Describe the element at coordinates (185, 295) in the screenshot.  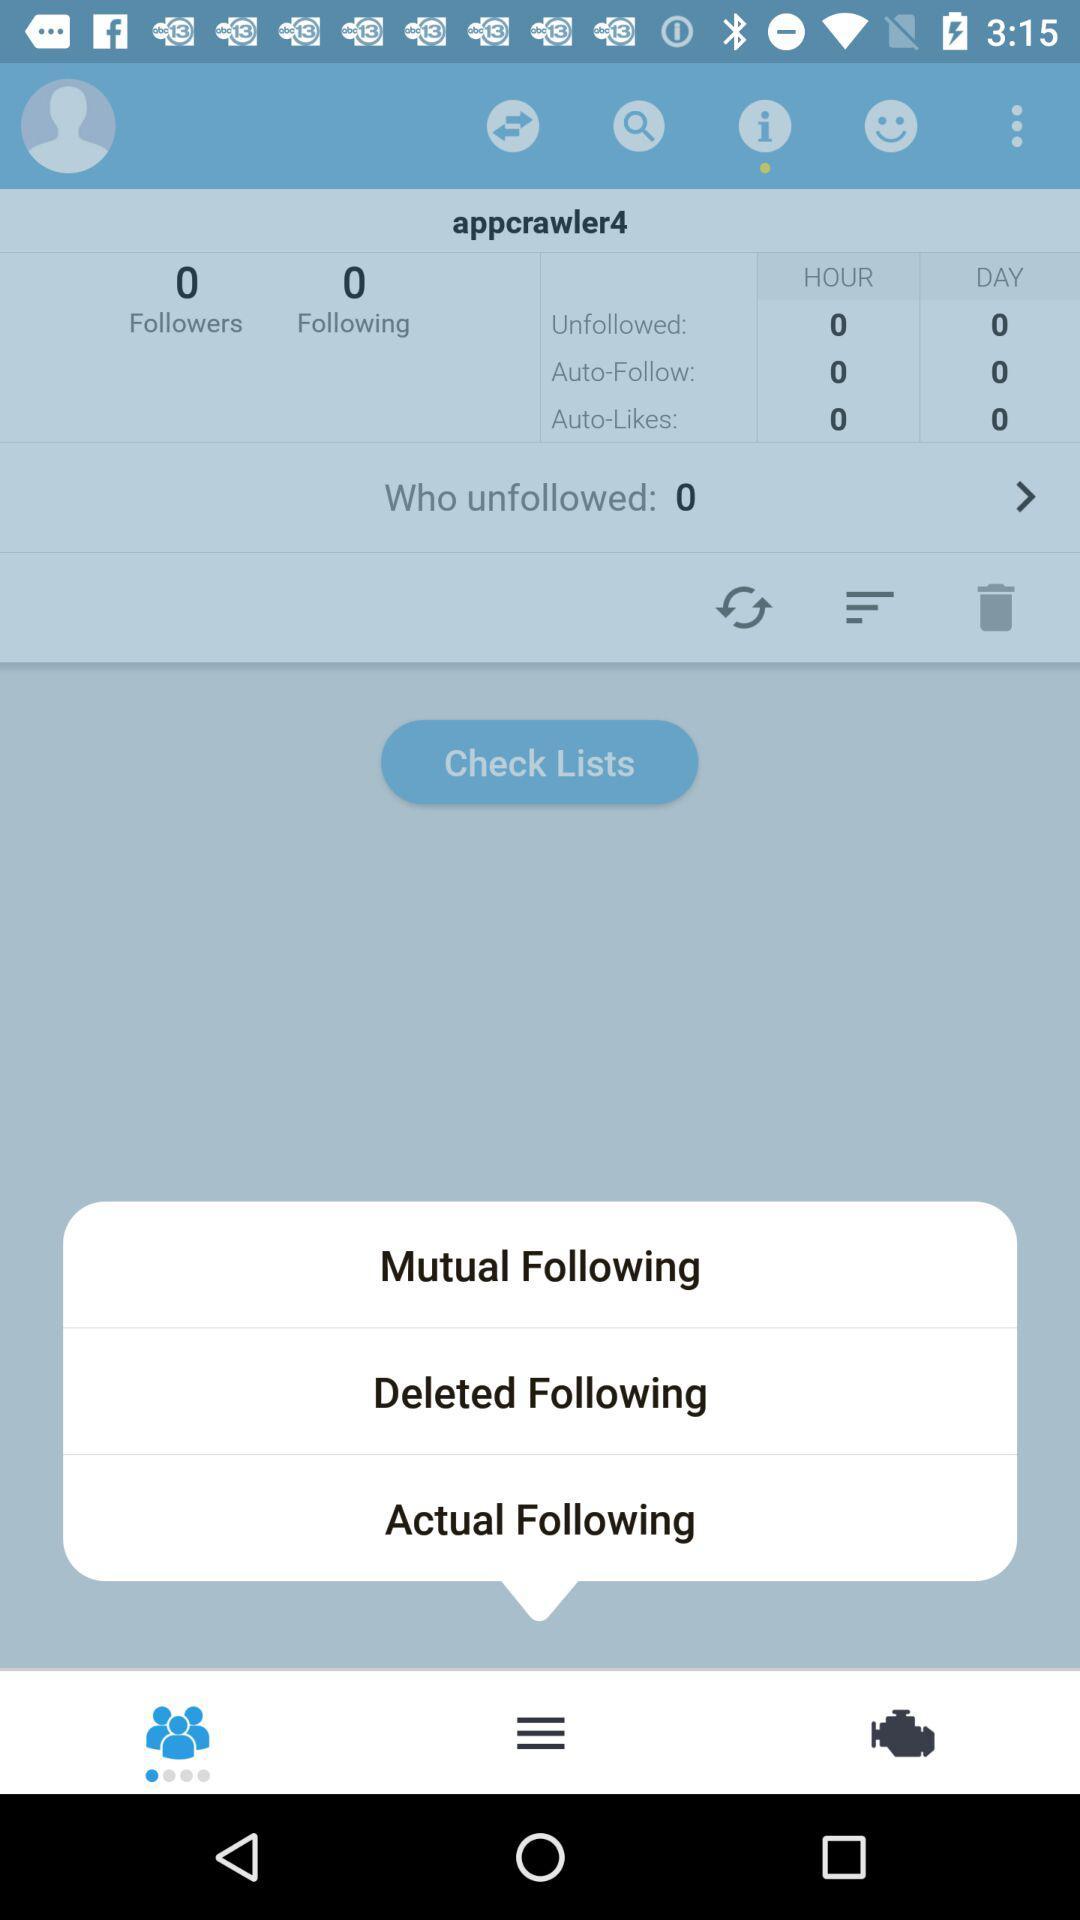
I see `the item to the left of 0` at that location.